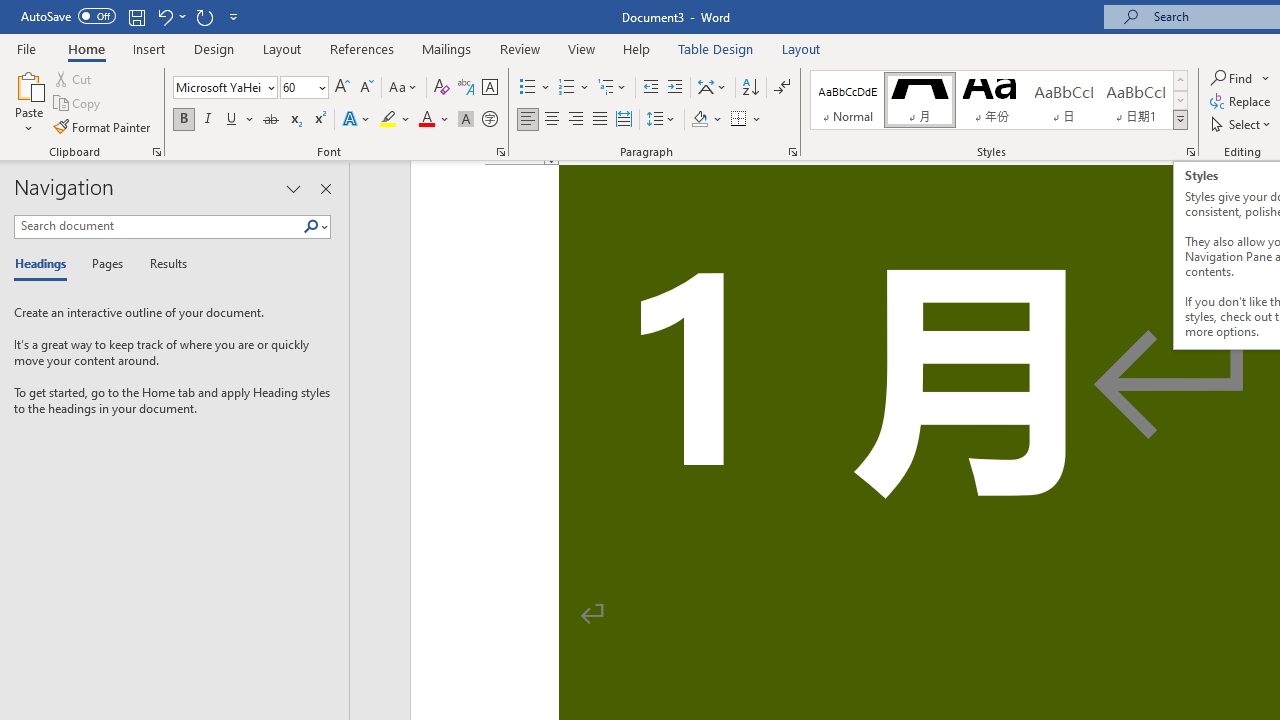  I want to click on 'View', so click(581, 48).